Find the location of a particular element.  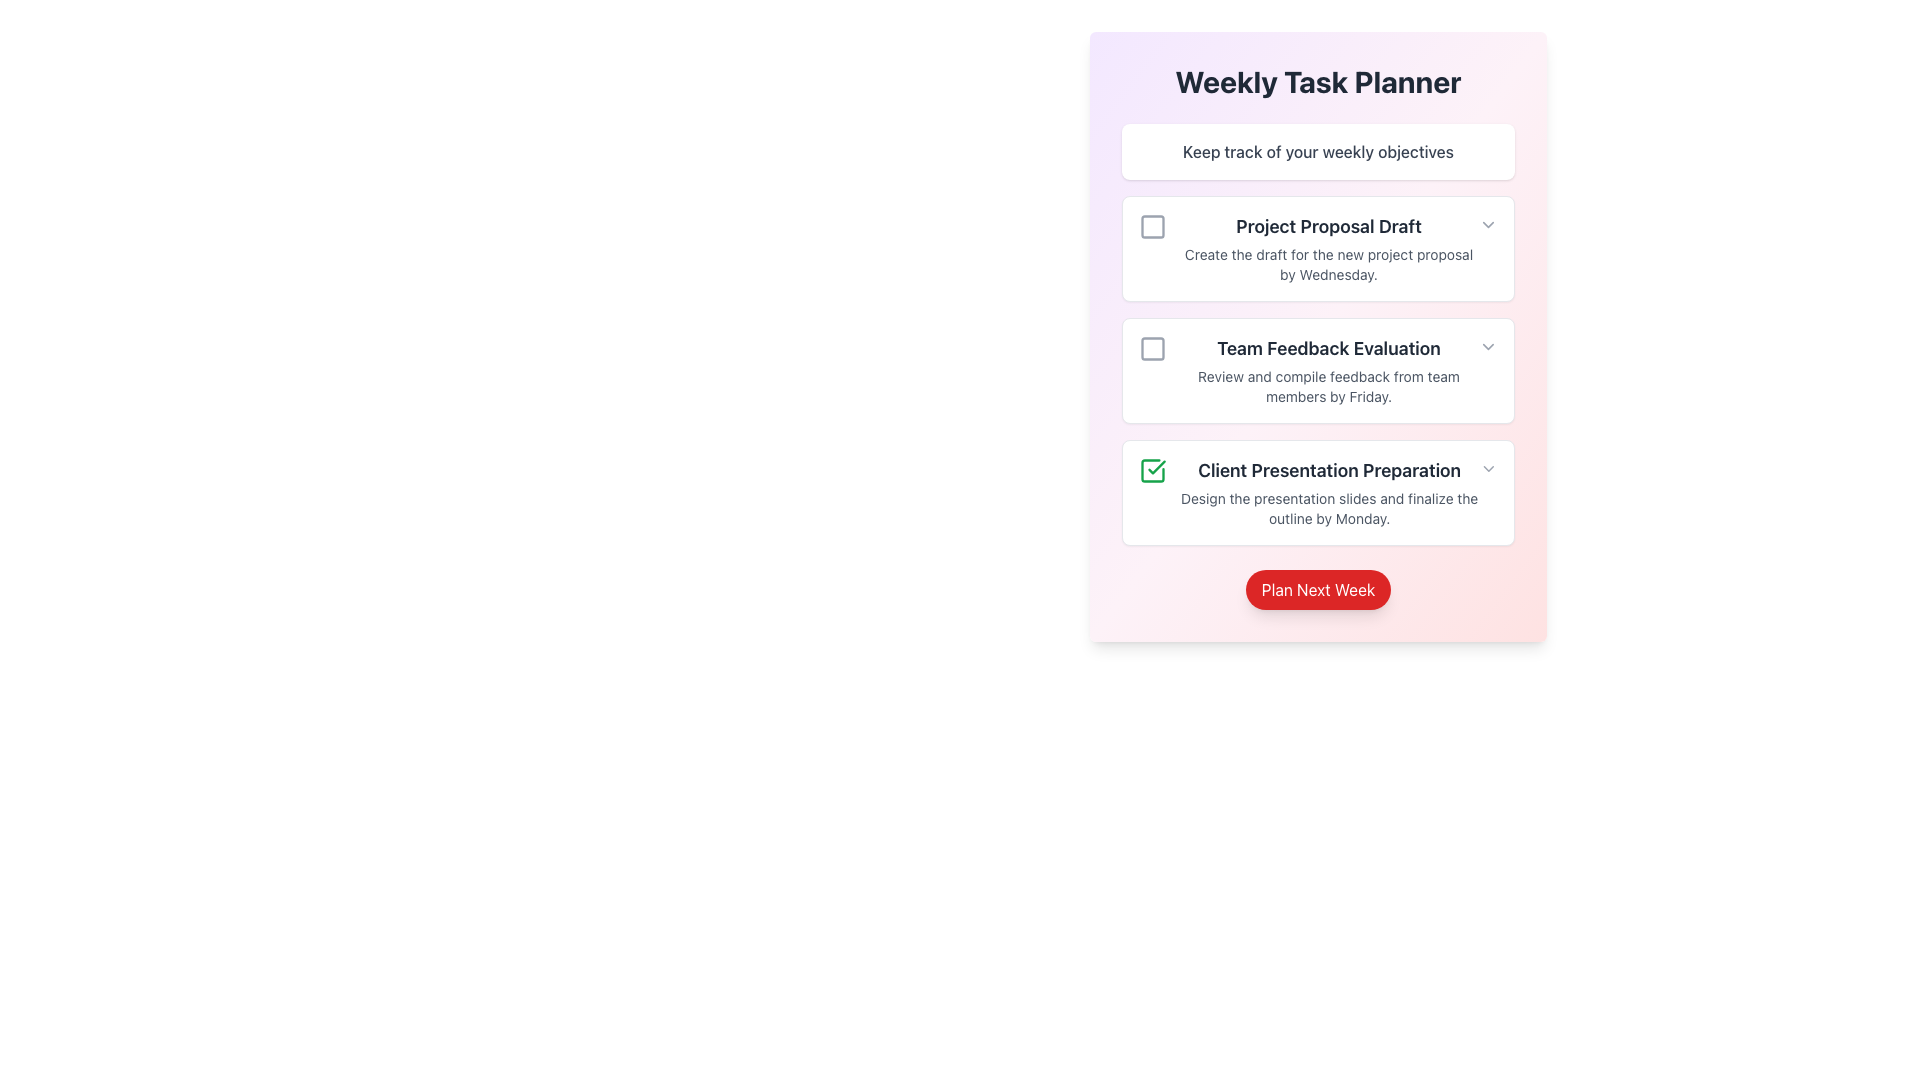

the green check mark SVG element that indicates completion, located within the third item of the list for 'Client Presentation Preparation' is located at coordinates (1156, 467).